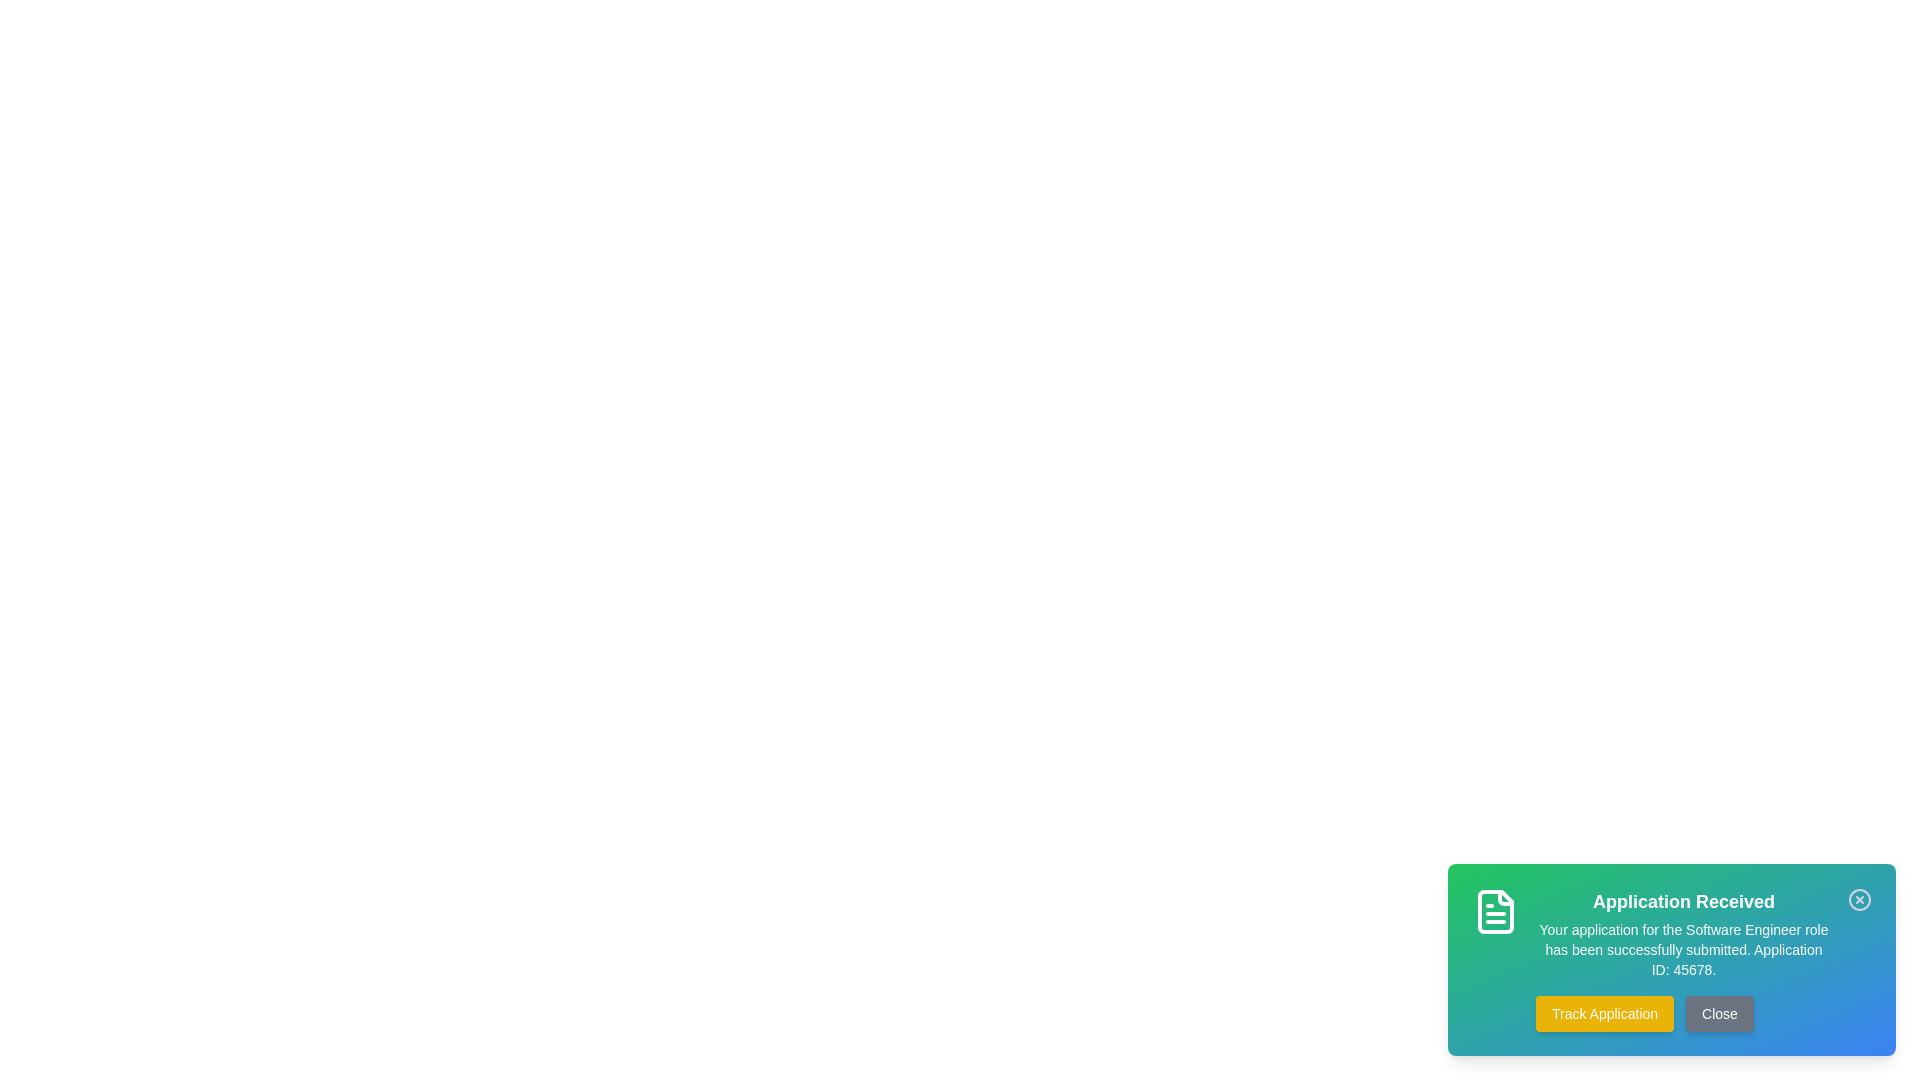 The height and width of the screenshot is (1080, 1920). Describe the element at coordinates (1718, 1014) in the screenshot. I see `the button labeled Close to see its hover effect` at that location.